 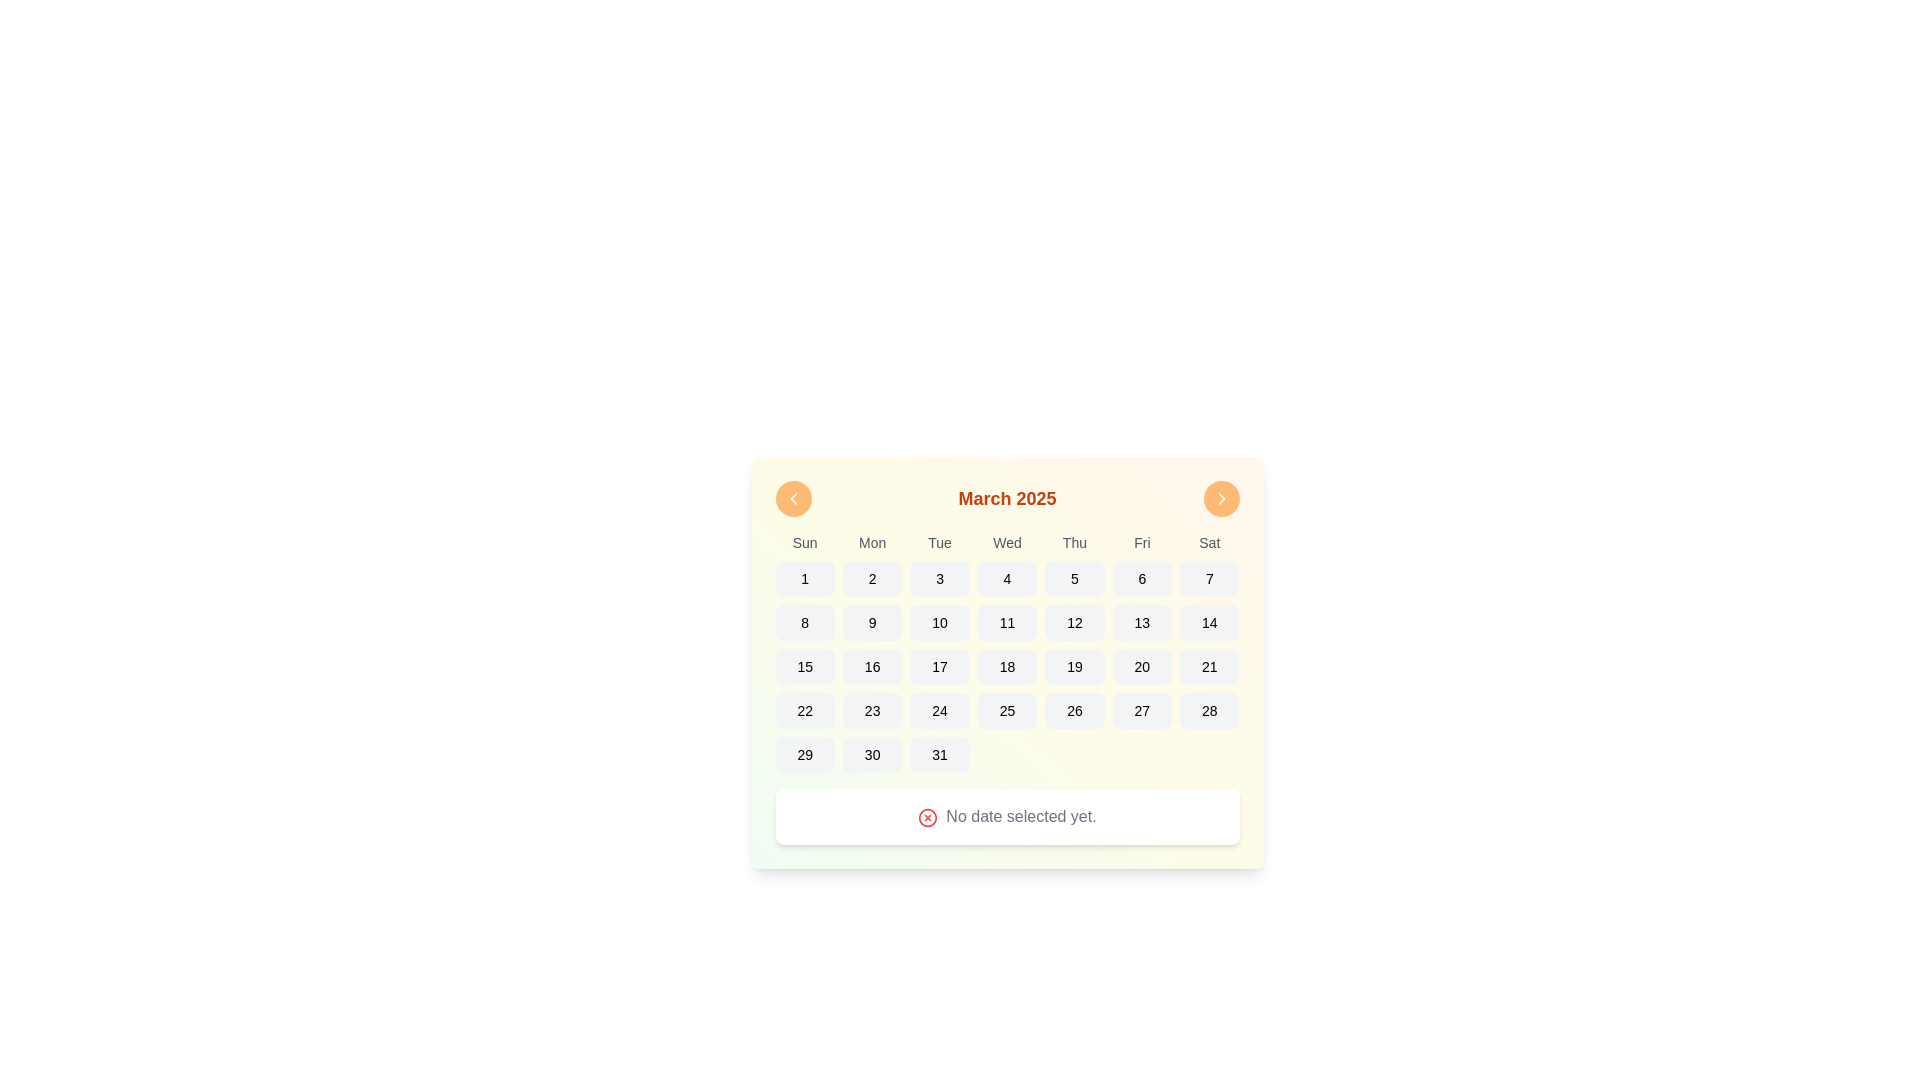 I want to click on the button labeled '9' in the calendar grid, located in the second row, second column beneath 'Mon', to change its background color, so click(x=872, y=622).